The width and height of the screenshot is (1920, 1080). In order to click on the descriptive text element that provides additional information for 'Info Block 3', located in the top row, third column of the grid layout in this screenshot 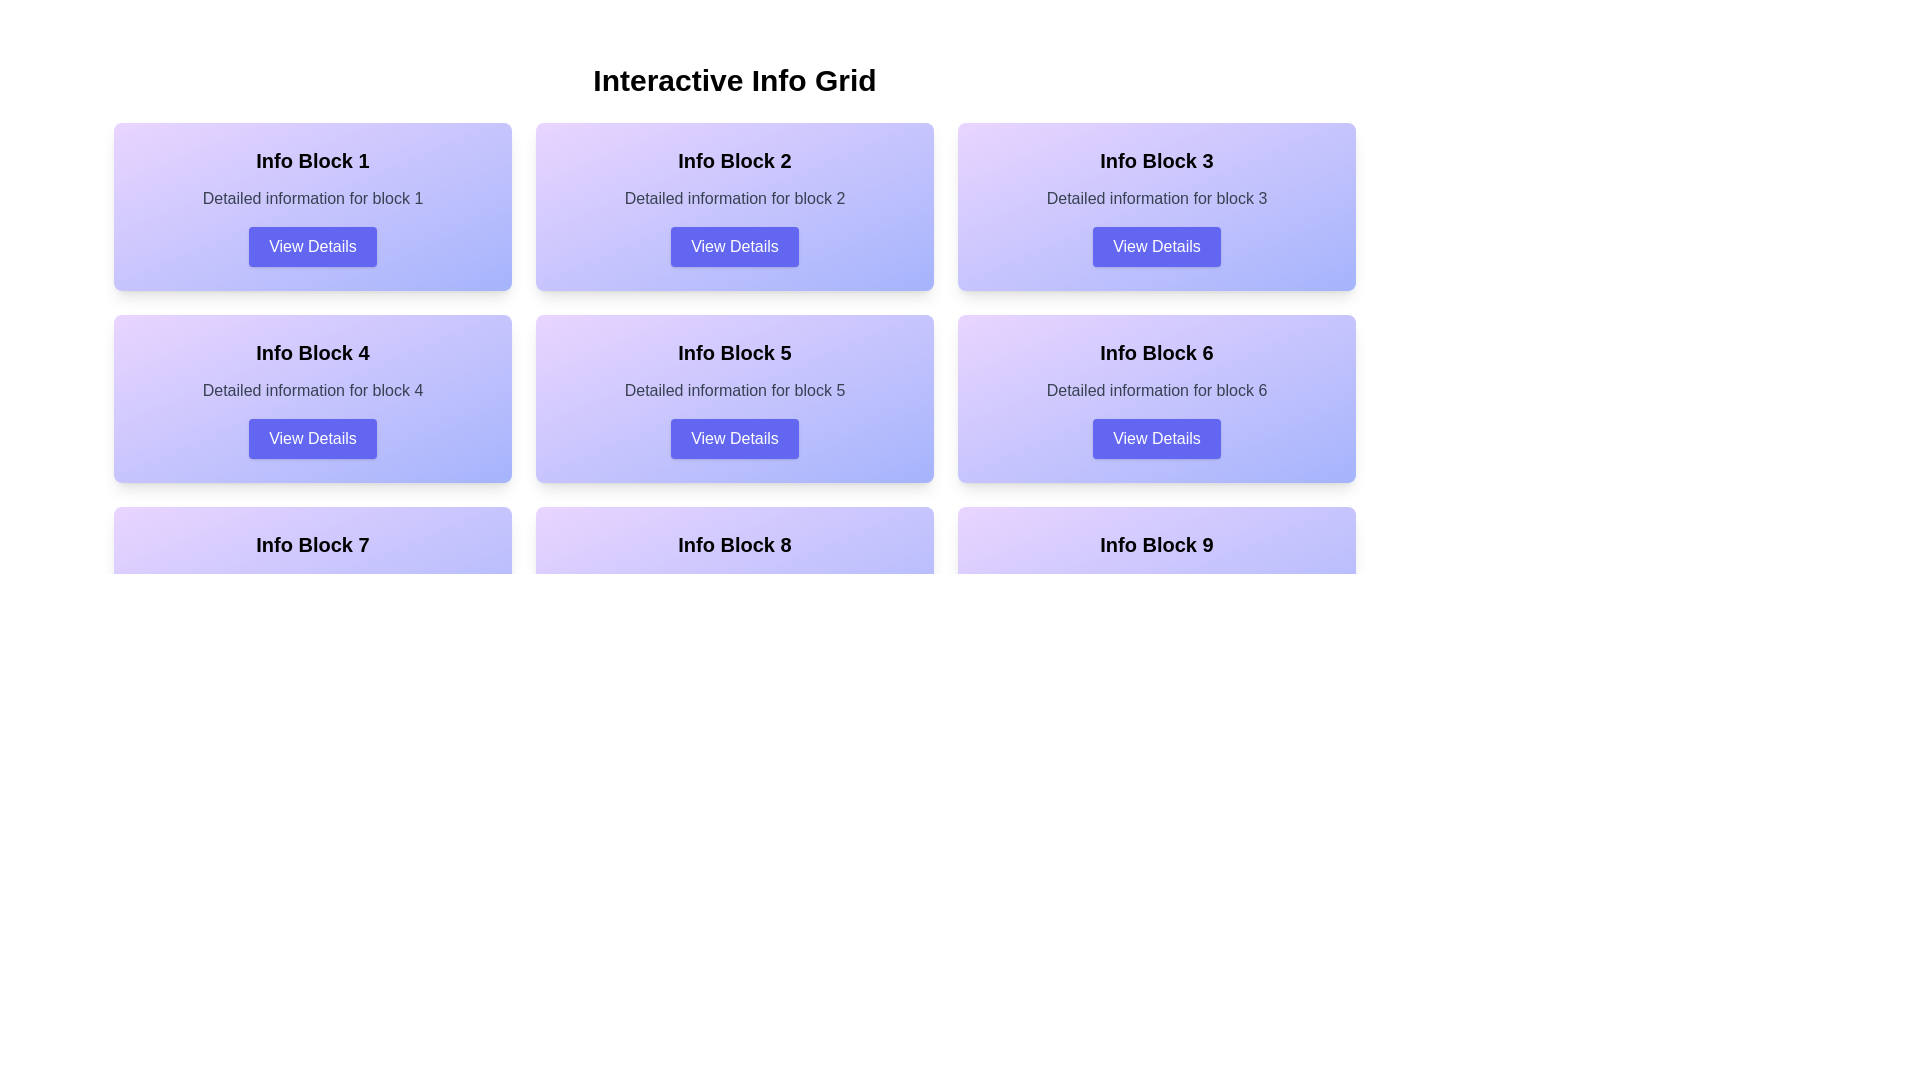, I will do `click(1156, 199)`.